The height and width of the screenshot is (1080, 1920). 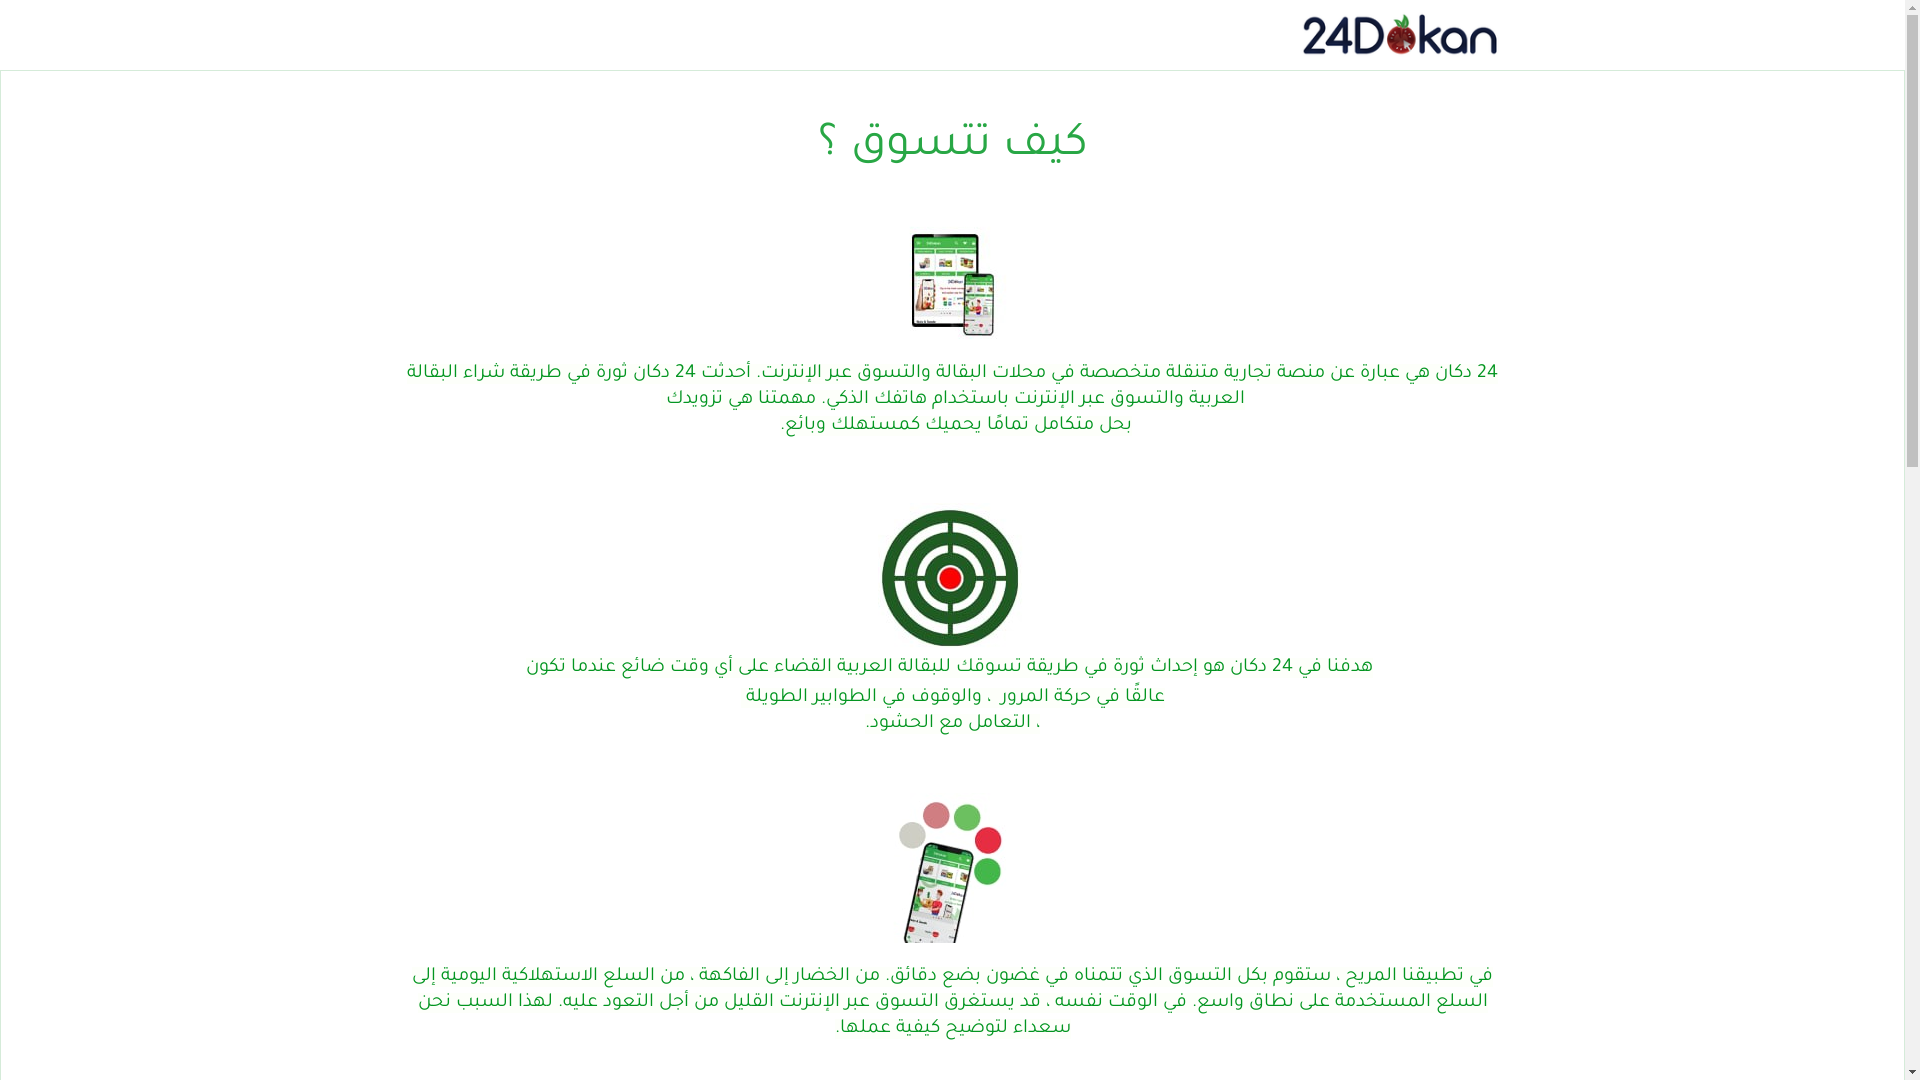 What do you see at coordinates (1396, 34) in the screenshot?
I see `'24Dokan'` at bounding box center [1396, 34].